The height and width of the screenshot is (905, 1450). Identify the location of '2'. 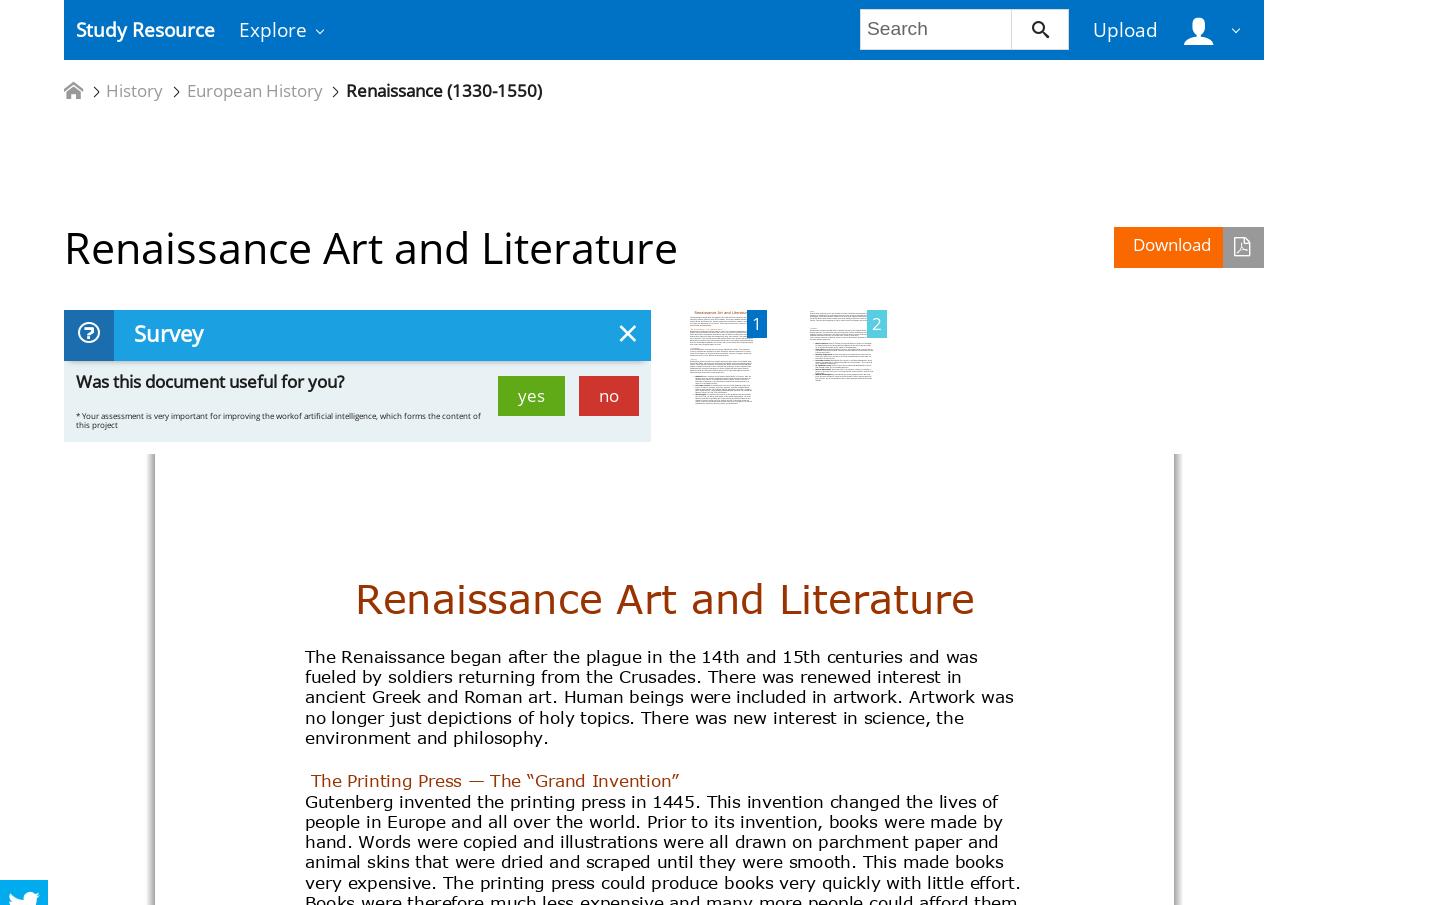
(870, 321).